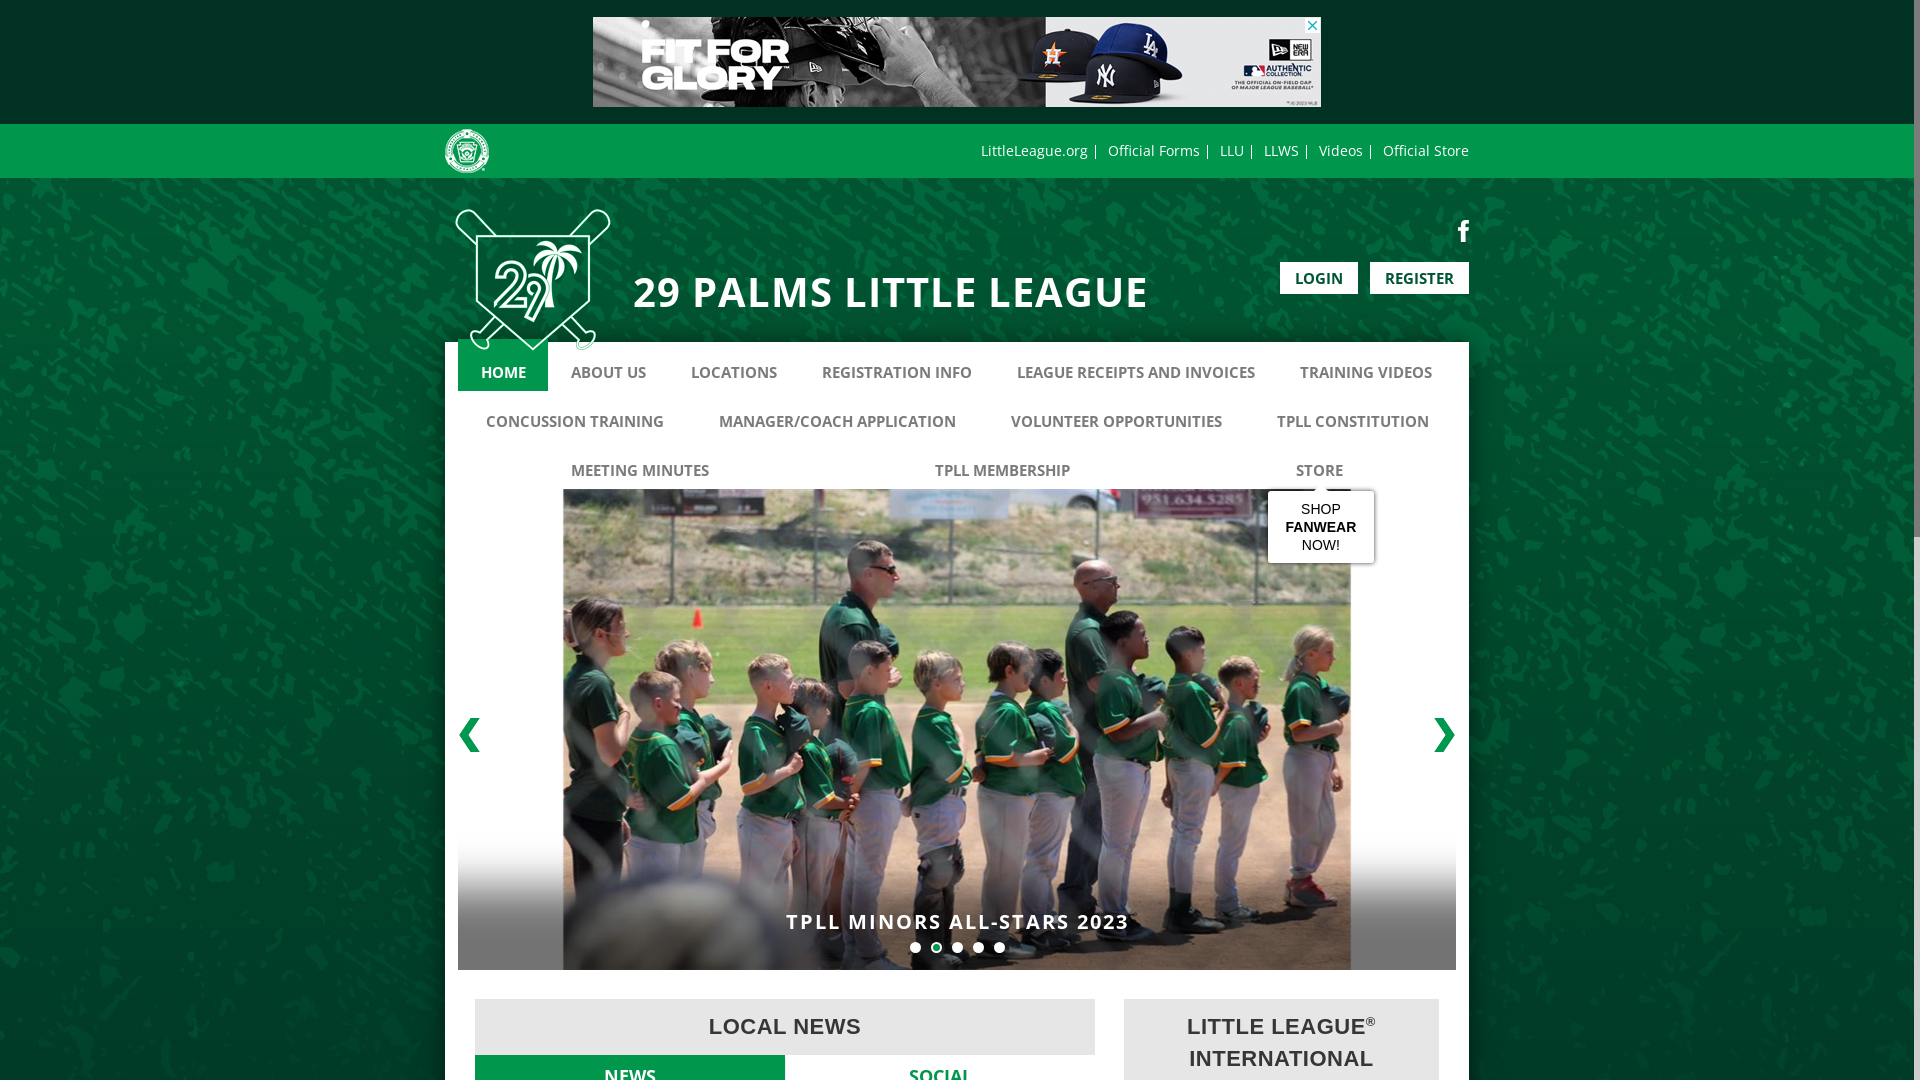 The height and width of the screenshot is (1080, 1920). Describe the element at coordinates (1381, 149) in the screenshot. I see `'Official Store'` at that location.